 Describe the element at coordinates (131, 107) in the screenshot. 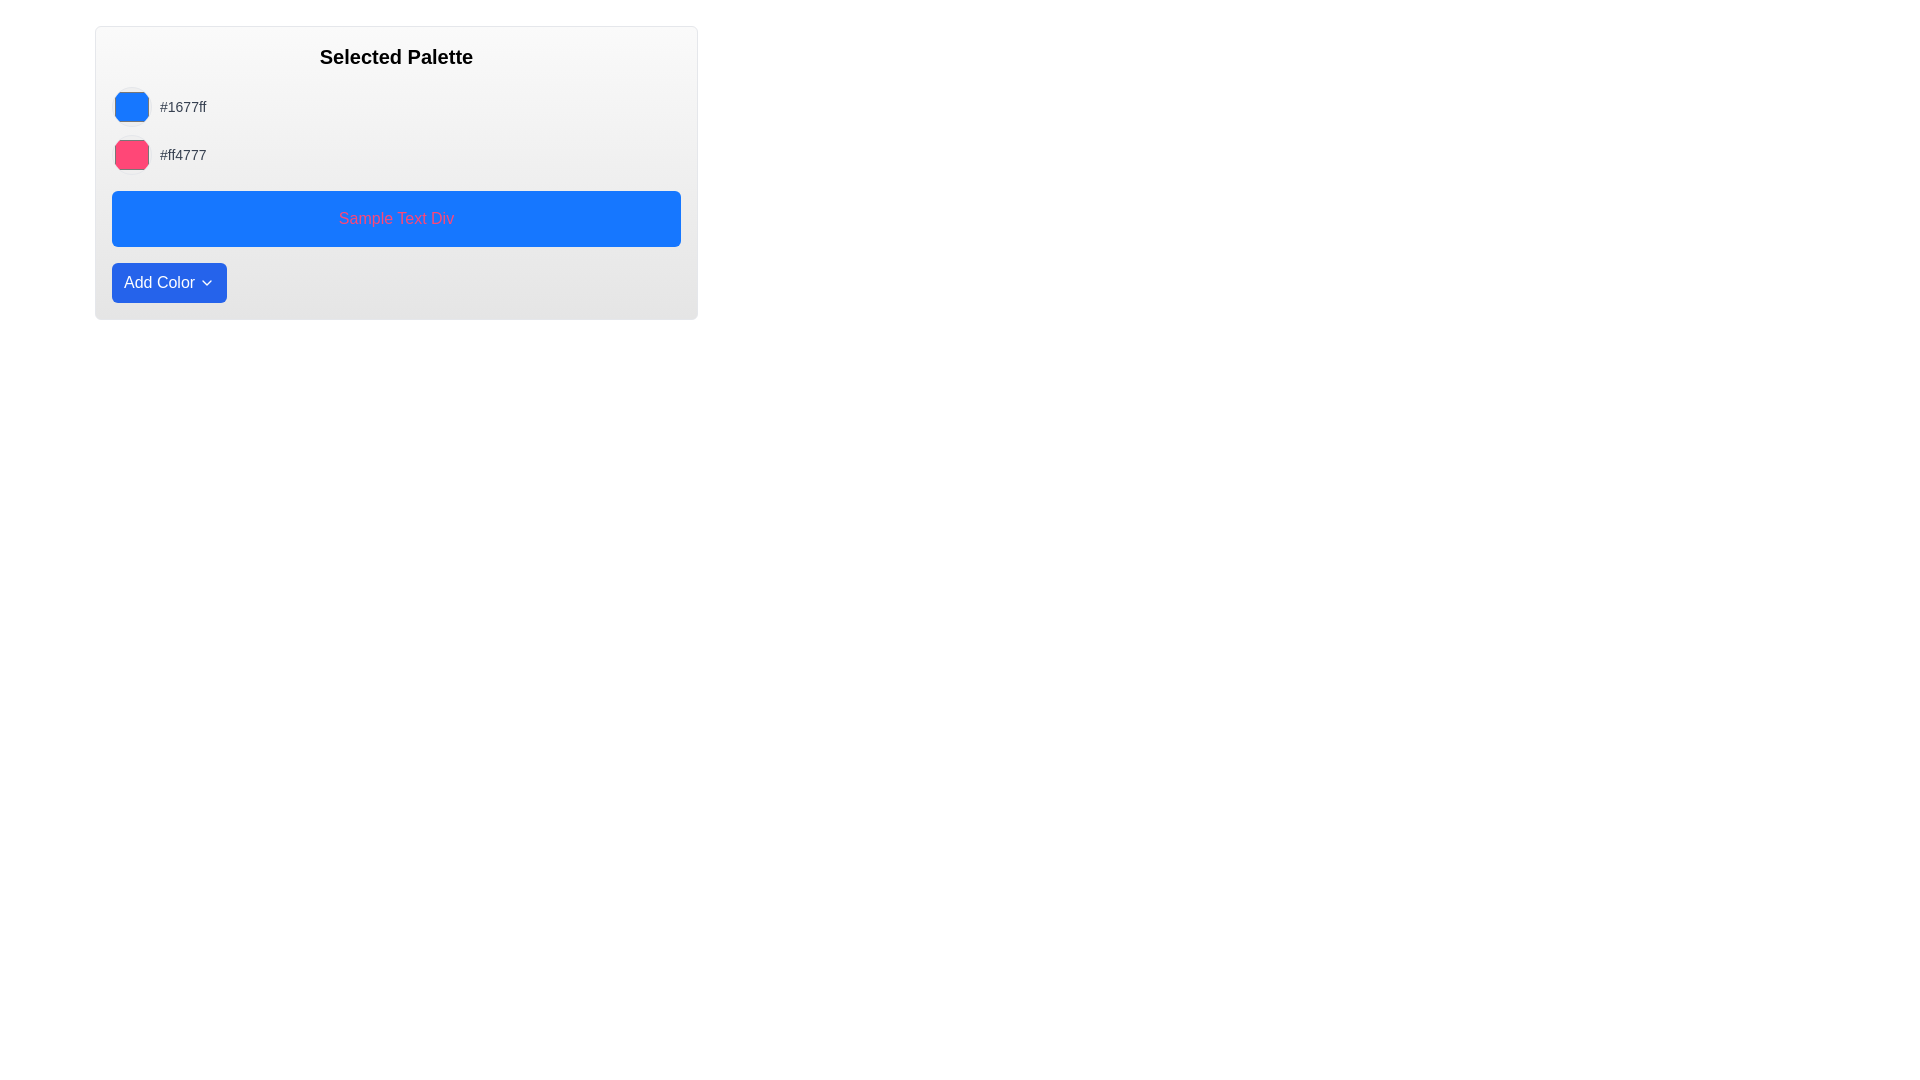

I see `the Color Picker Swatch Button with a blue fill color (#1677ff)` at that location.